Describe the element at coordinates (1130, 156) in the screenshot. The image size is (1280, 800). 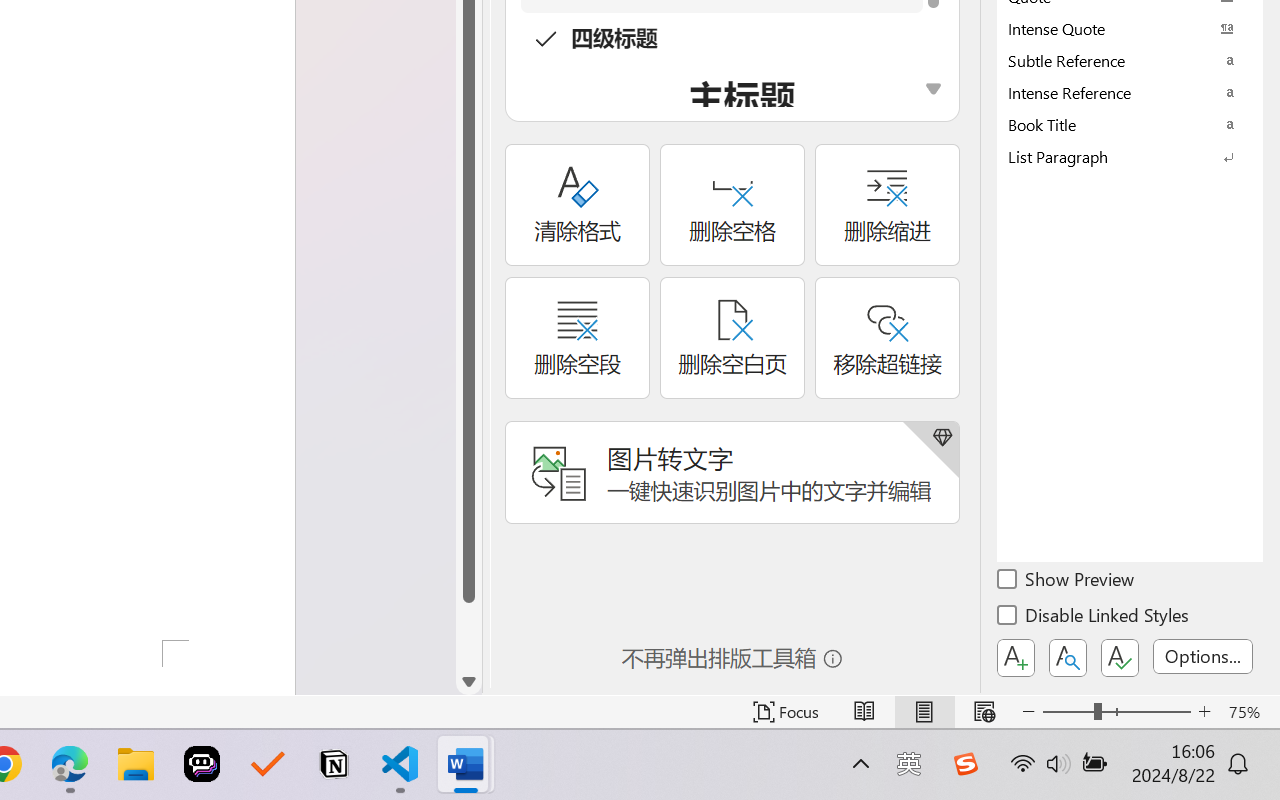
I see `'List Paragraph'` at that location.